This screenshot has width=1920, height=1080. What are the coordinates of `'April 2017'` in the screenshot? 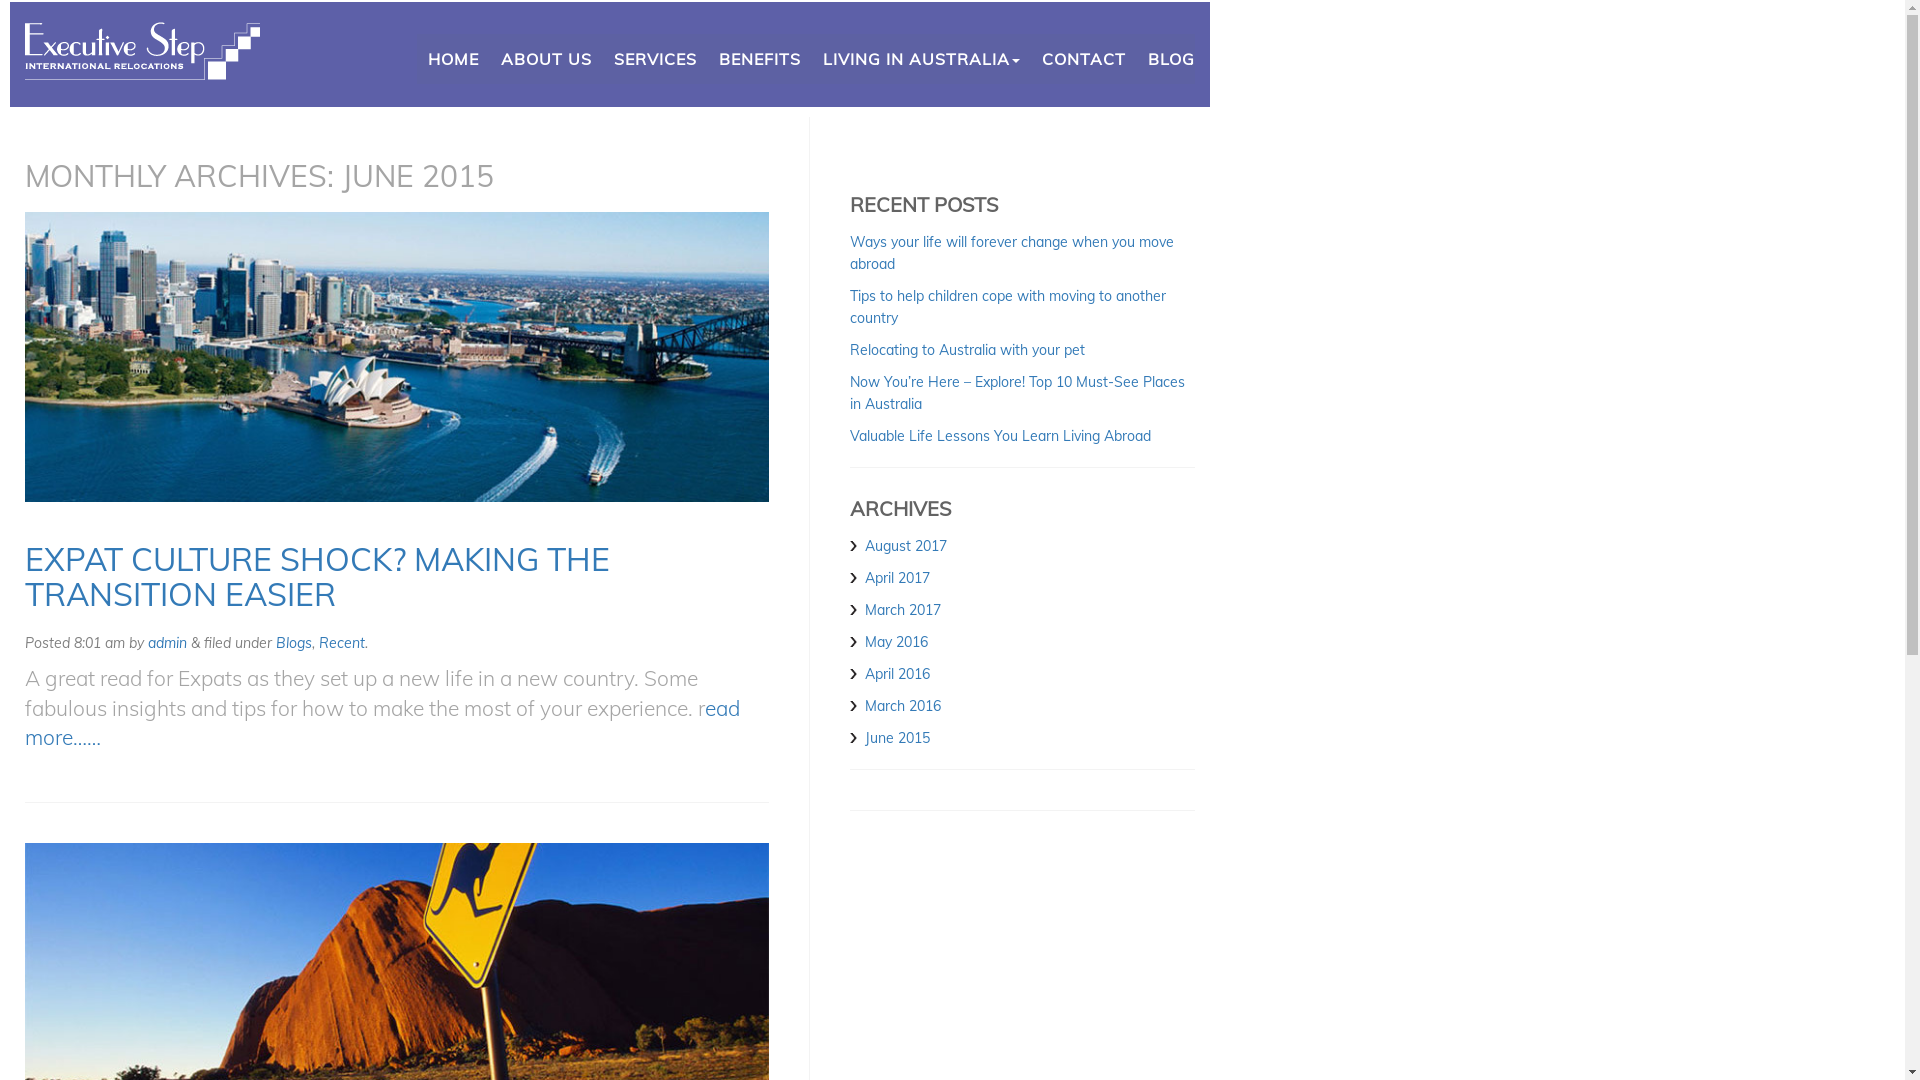 It's located at (896, 578).